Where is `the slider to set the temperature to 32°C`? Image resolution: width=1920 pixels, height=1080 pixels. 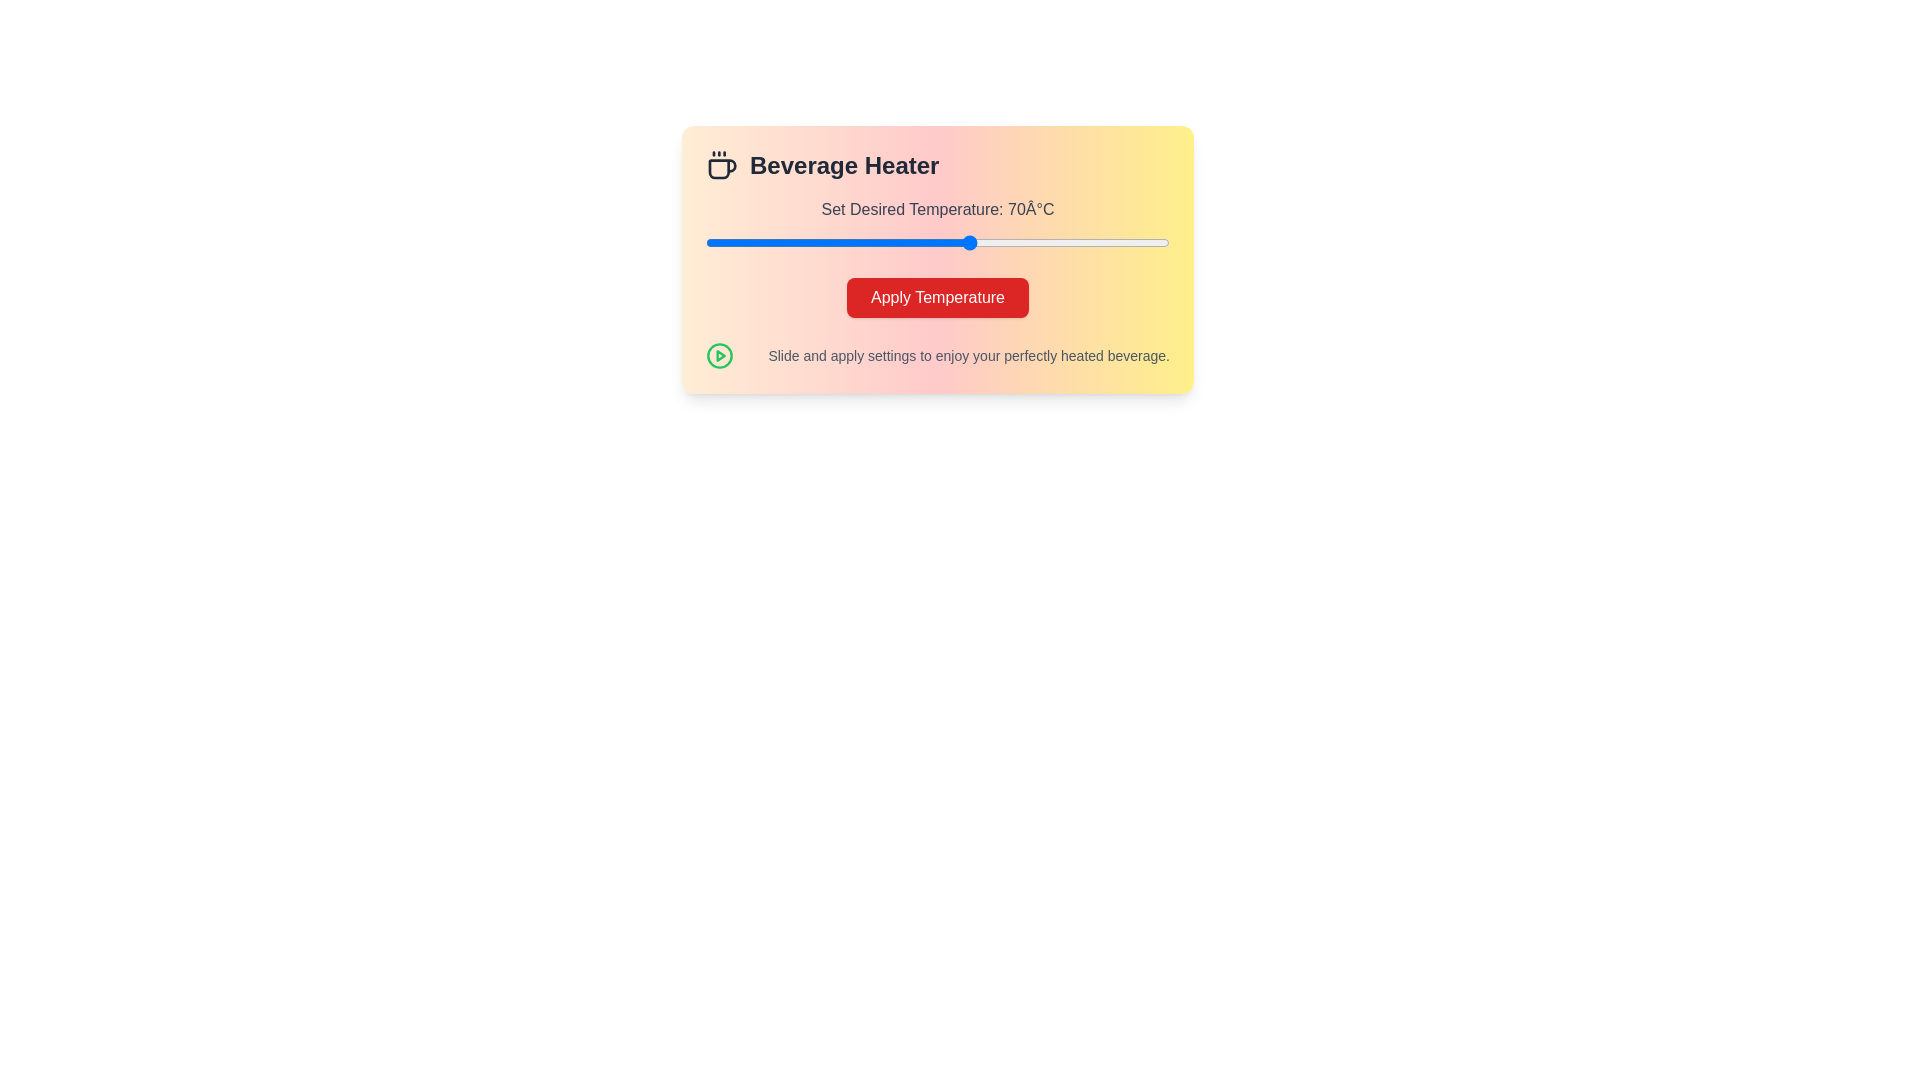
the slider to set the temperature to 32°C is located at coordinates (719, 242).